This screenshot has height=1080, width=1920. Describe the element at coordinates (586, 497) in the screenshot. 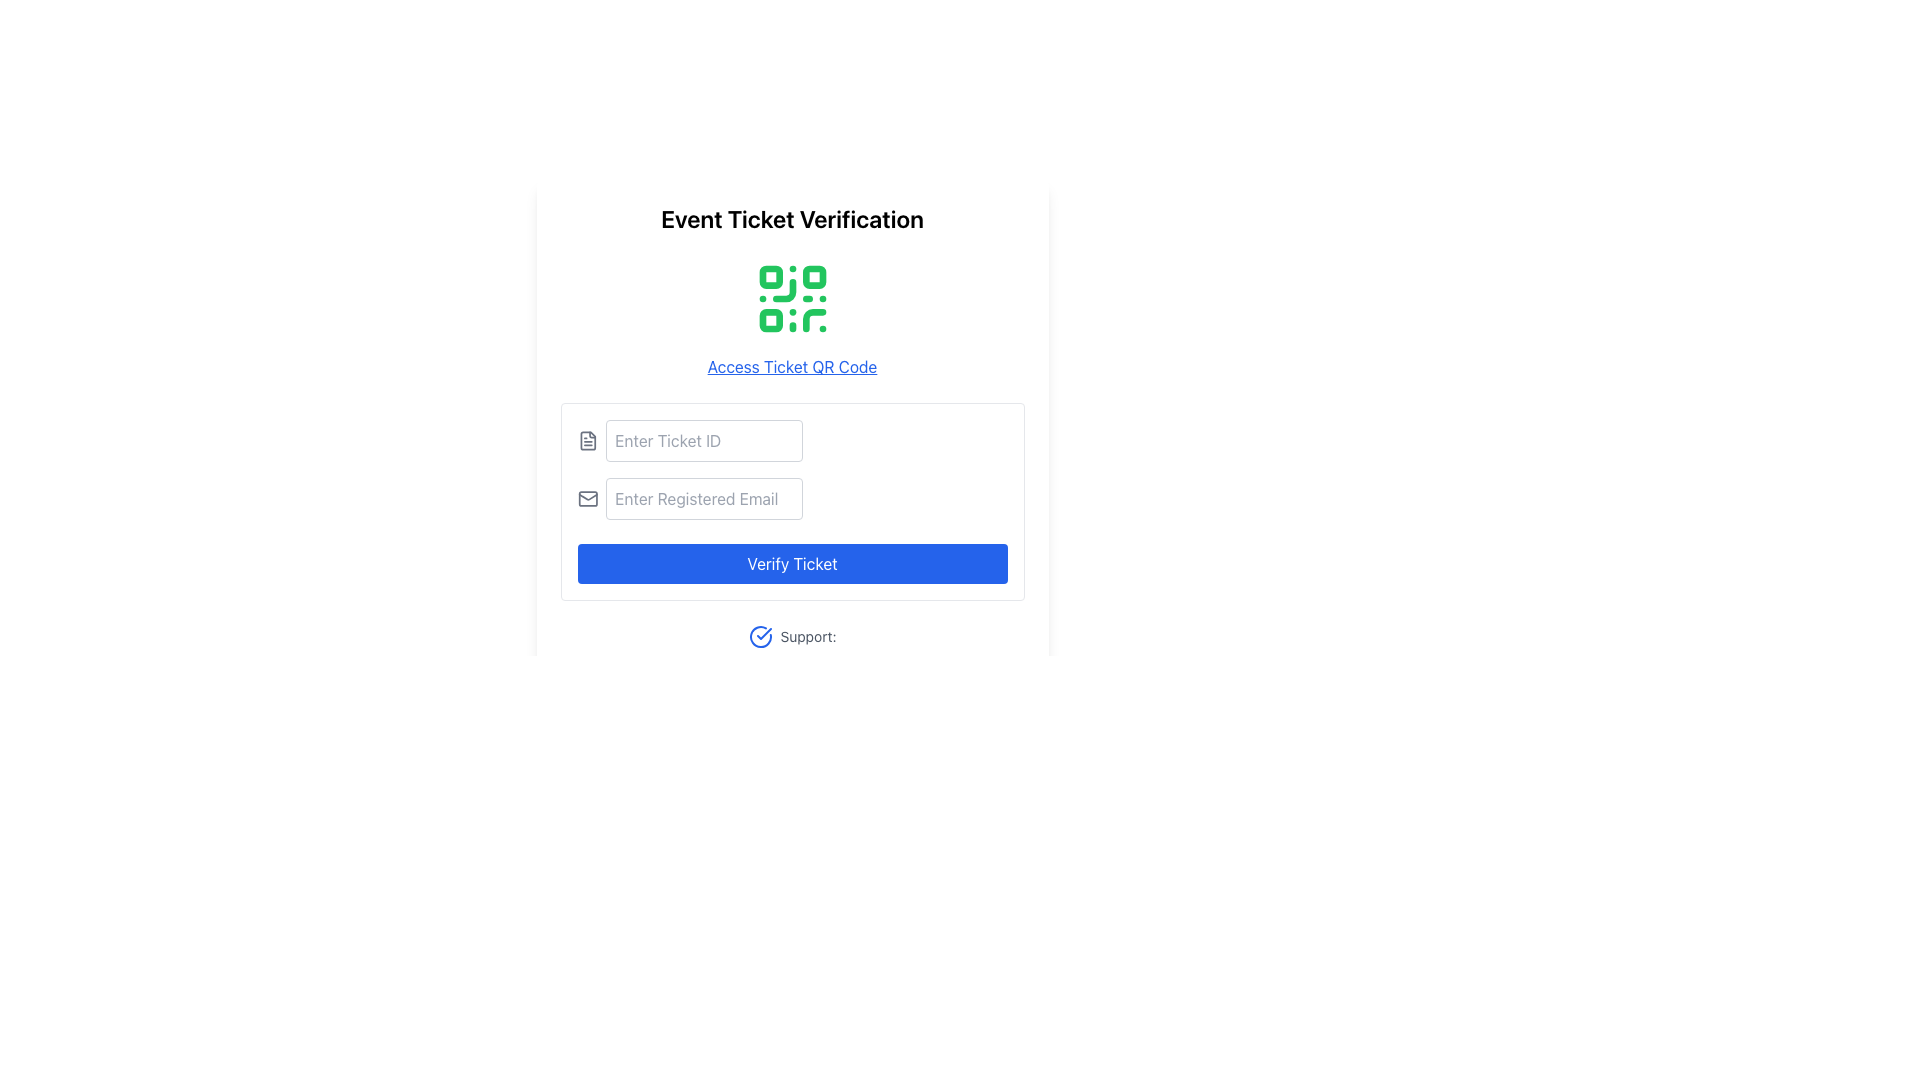

I see `the email icon, which is outlined in gray and resembles an envelope, positioned to the left of the input field labeled 'Enter Registered Email'` at that location.